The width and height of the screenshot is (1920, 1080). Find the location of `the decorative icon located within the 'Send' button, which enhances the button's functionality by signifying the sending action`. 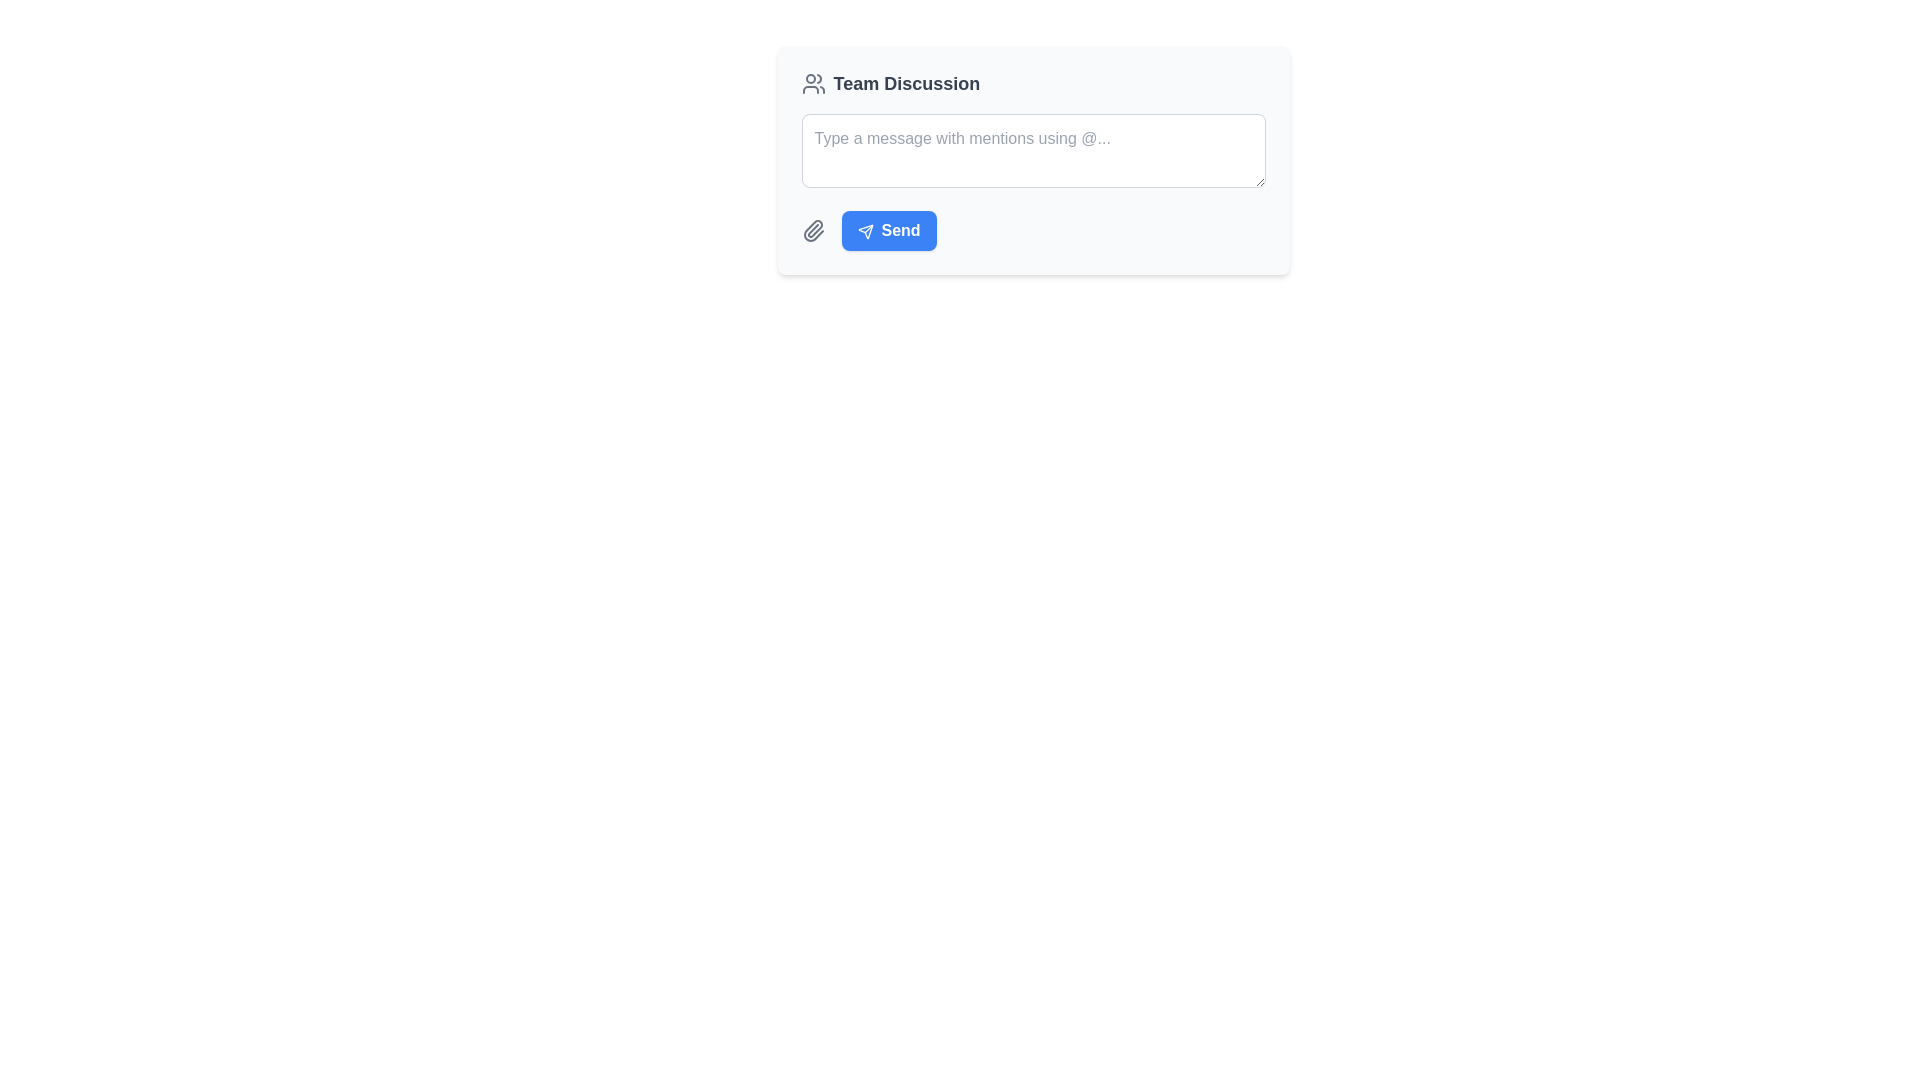

the decorative icon located within the 'Send' button, which enhances the button's functionality by signifying the sending action is located at coordinates (865, 230).